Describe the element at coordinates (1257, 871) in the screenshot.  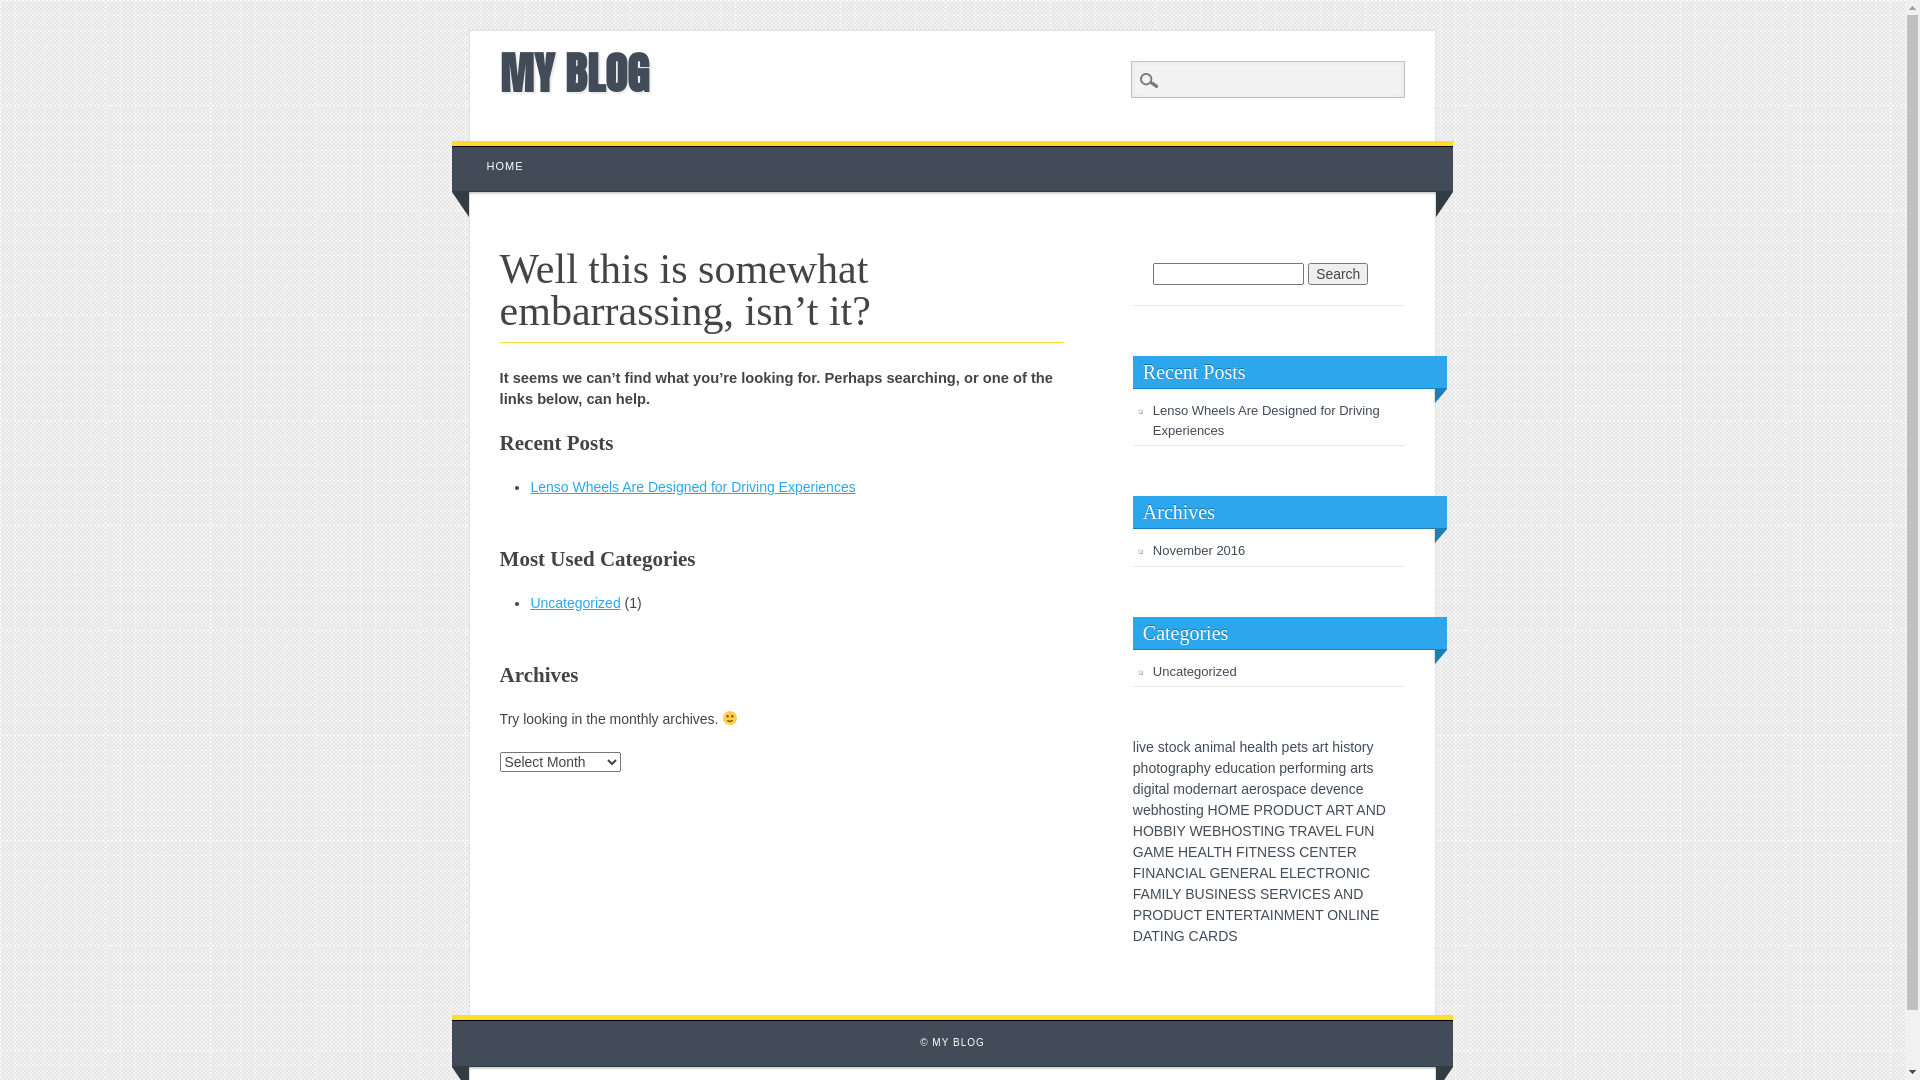
I see `'A'` at that location.